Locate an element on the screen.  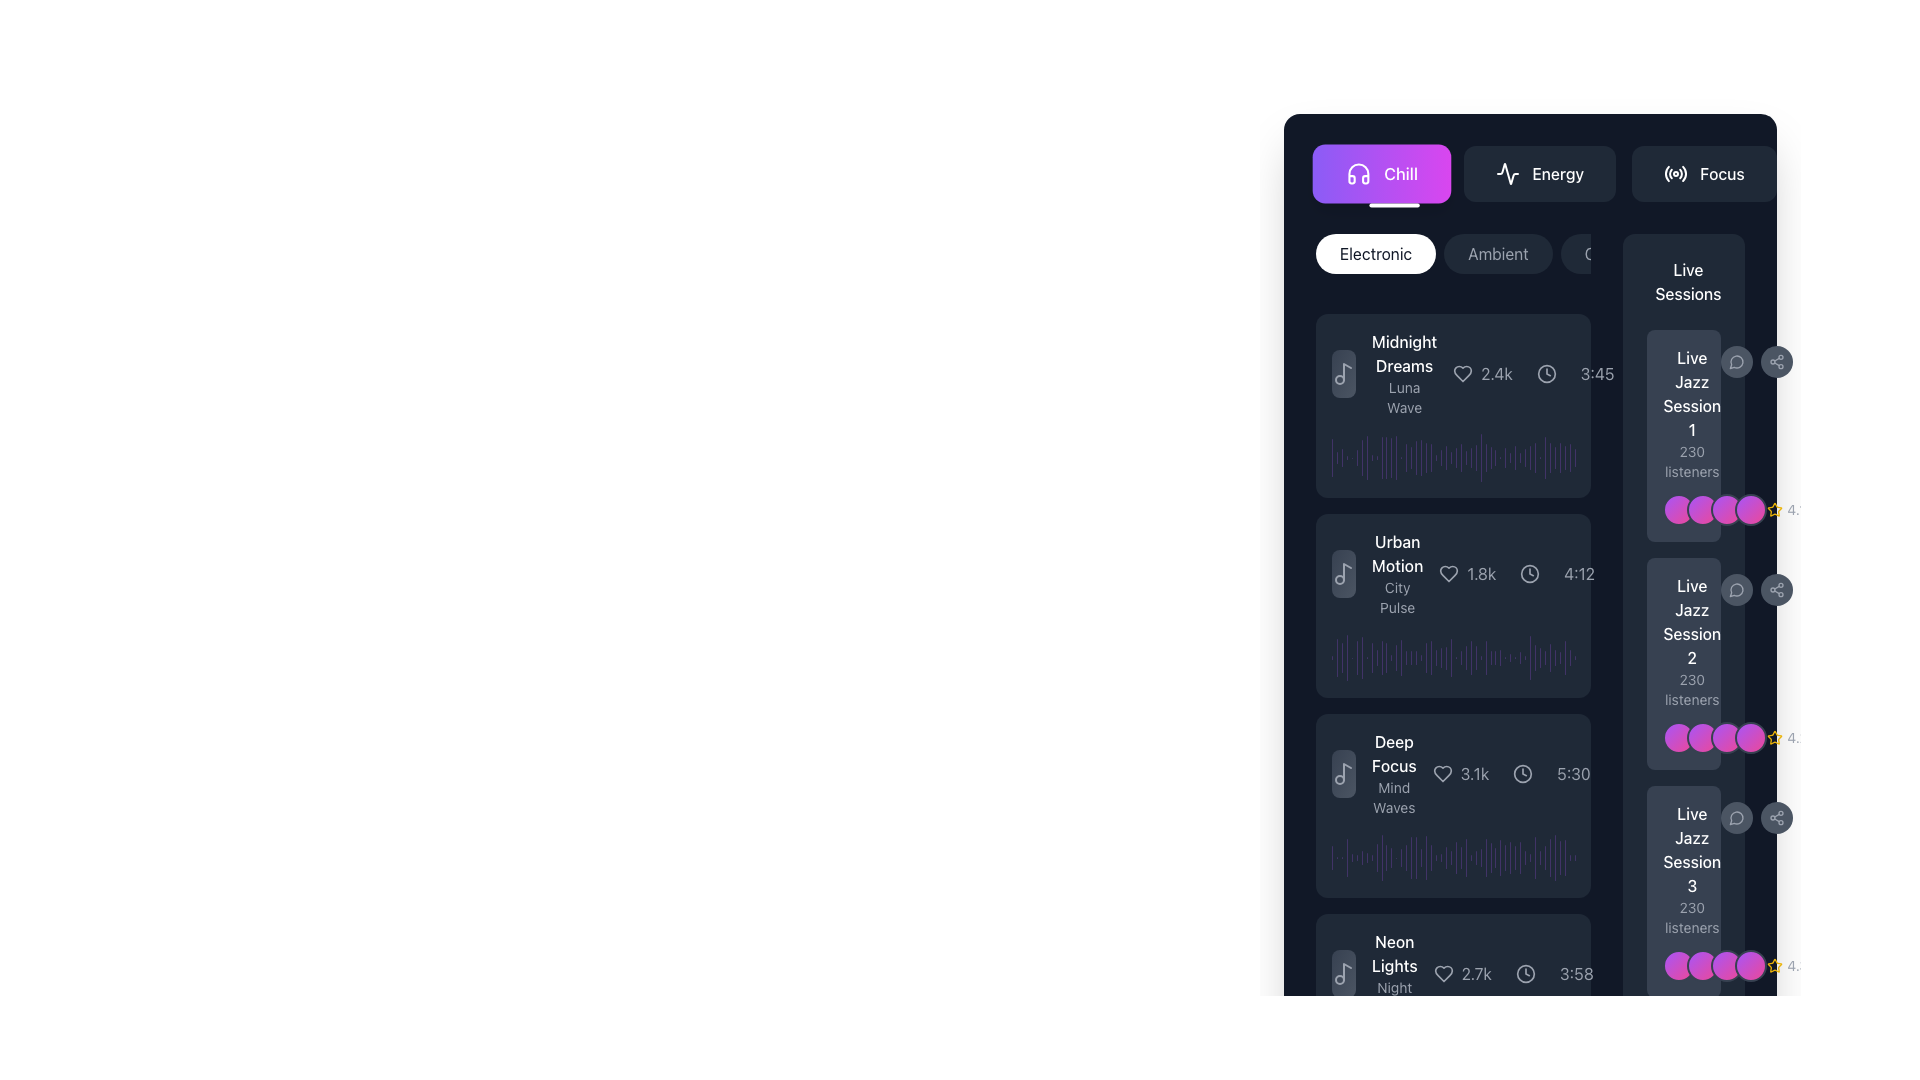
the music note icon associated with the track 'Urban Motion', which is located at the top left of the track card, adjacent to the 'Urban Motion' and 'City Pulse' text labels is located at coordinates (1344, 574).